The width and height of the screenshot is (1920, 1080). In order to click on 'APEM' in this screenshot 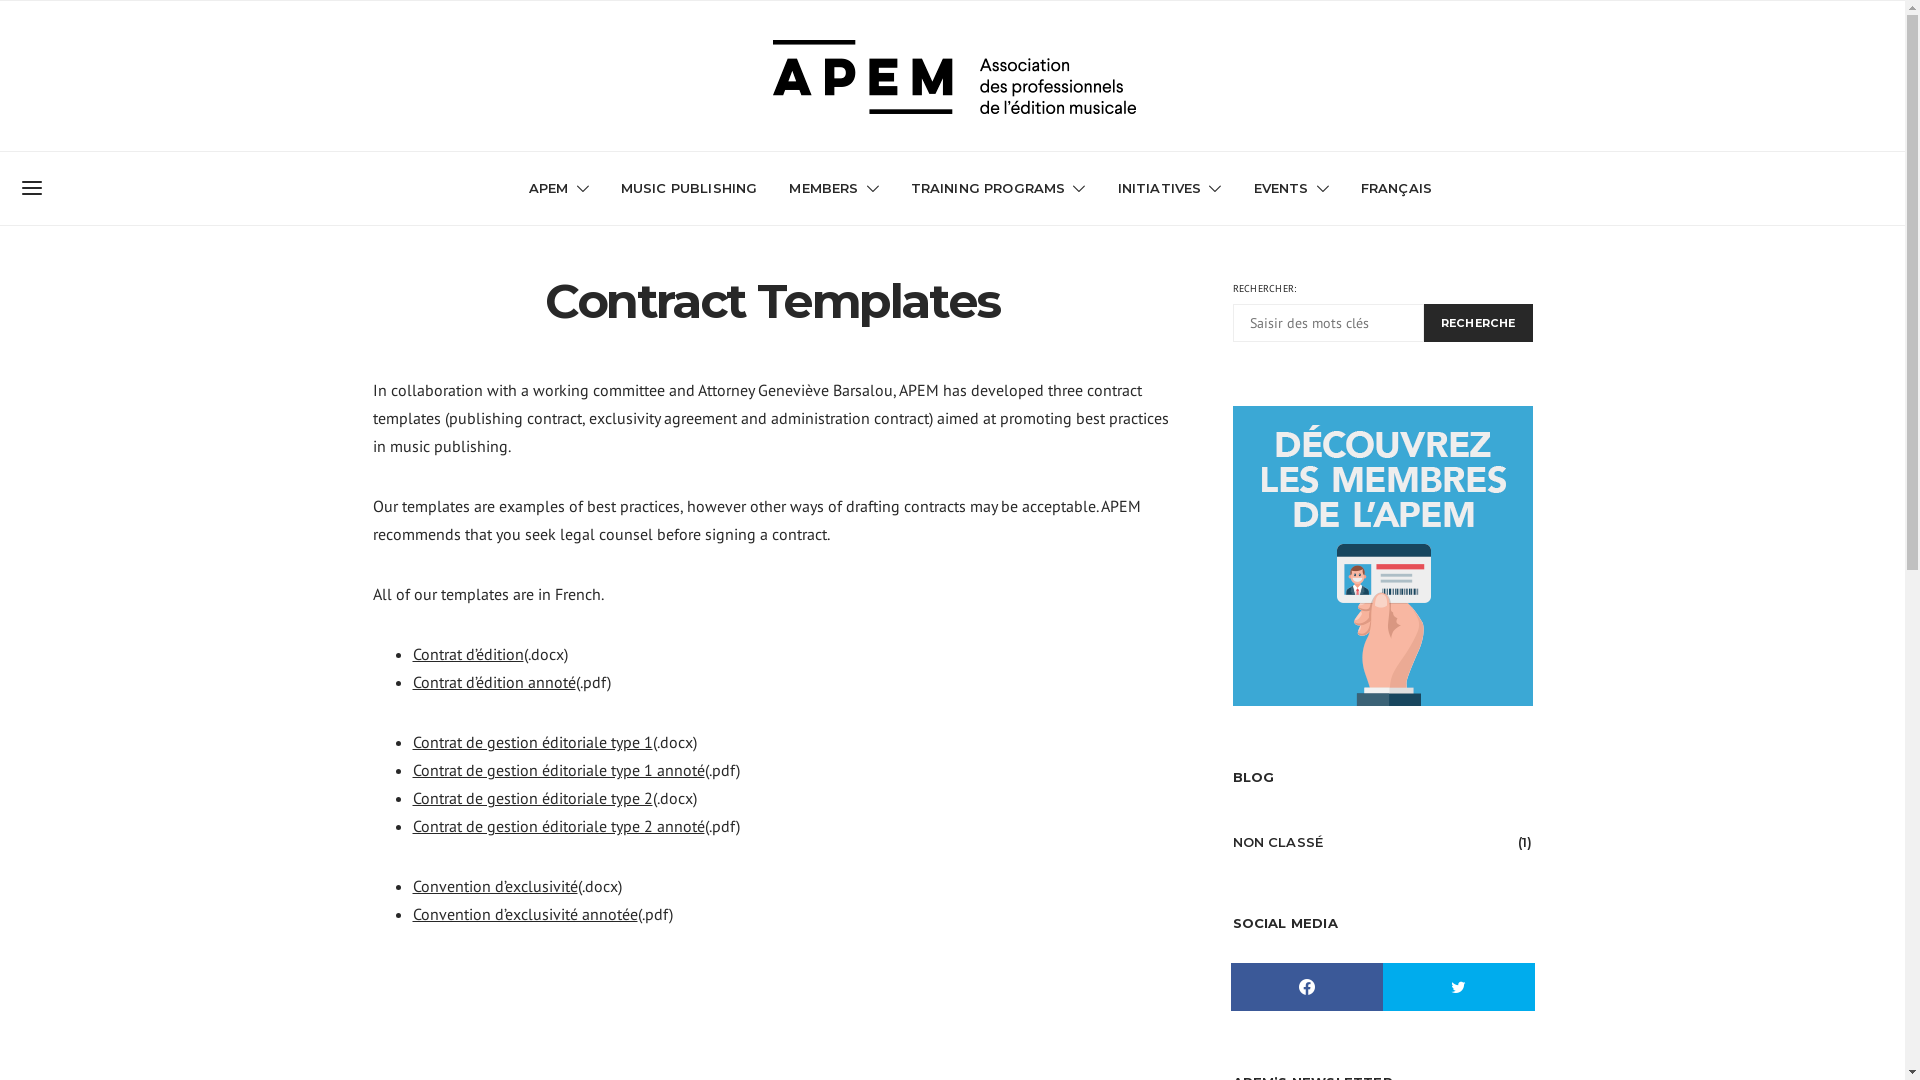, I will do `click(528, 188)`.